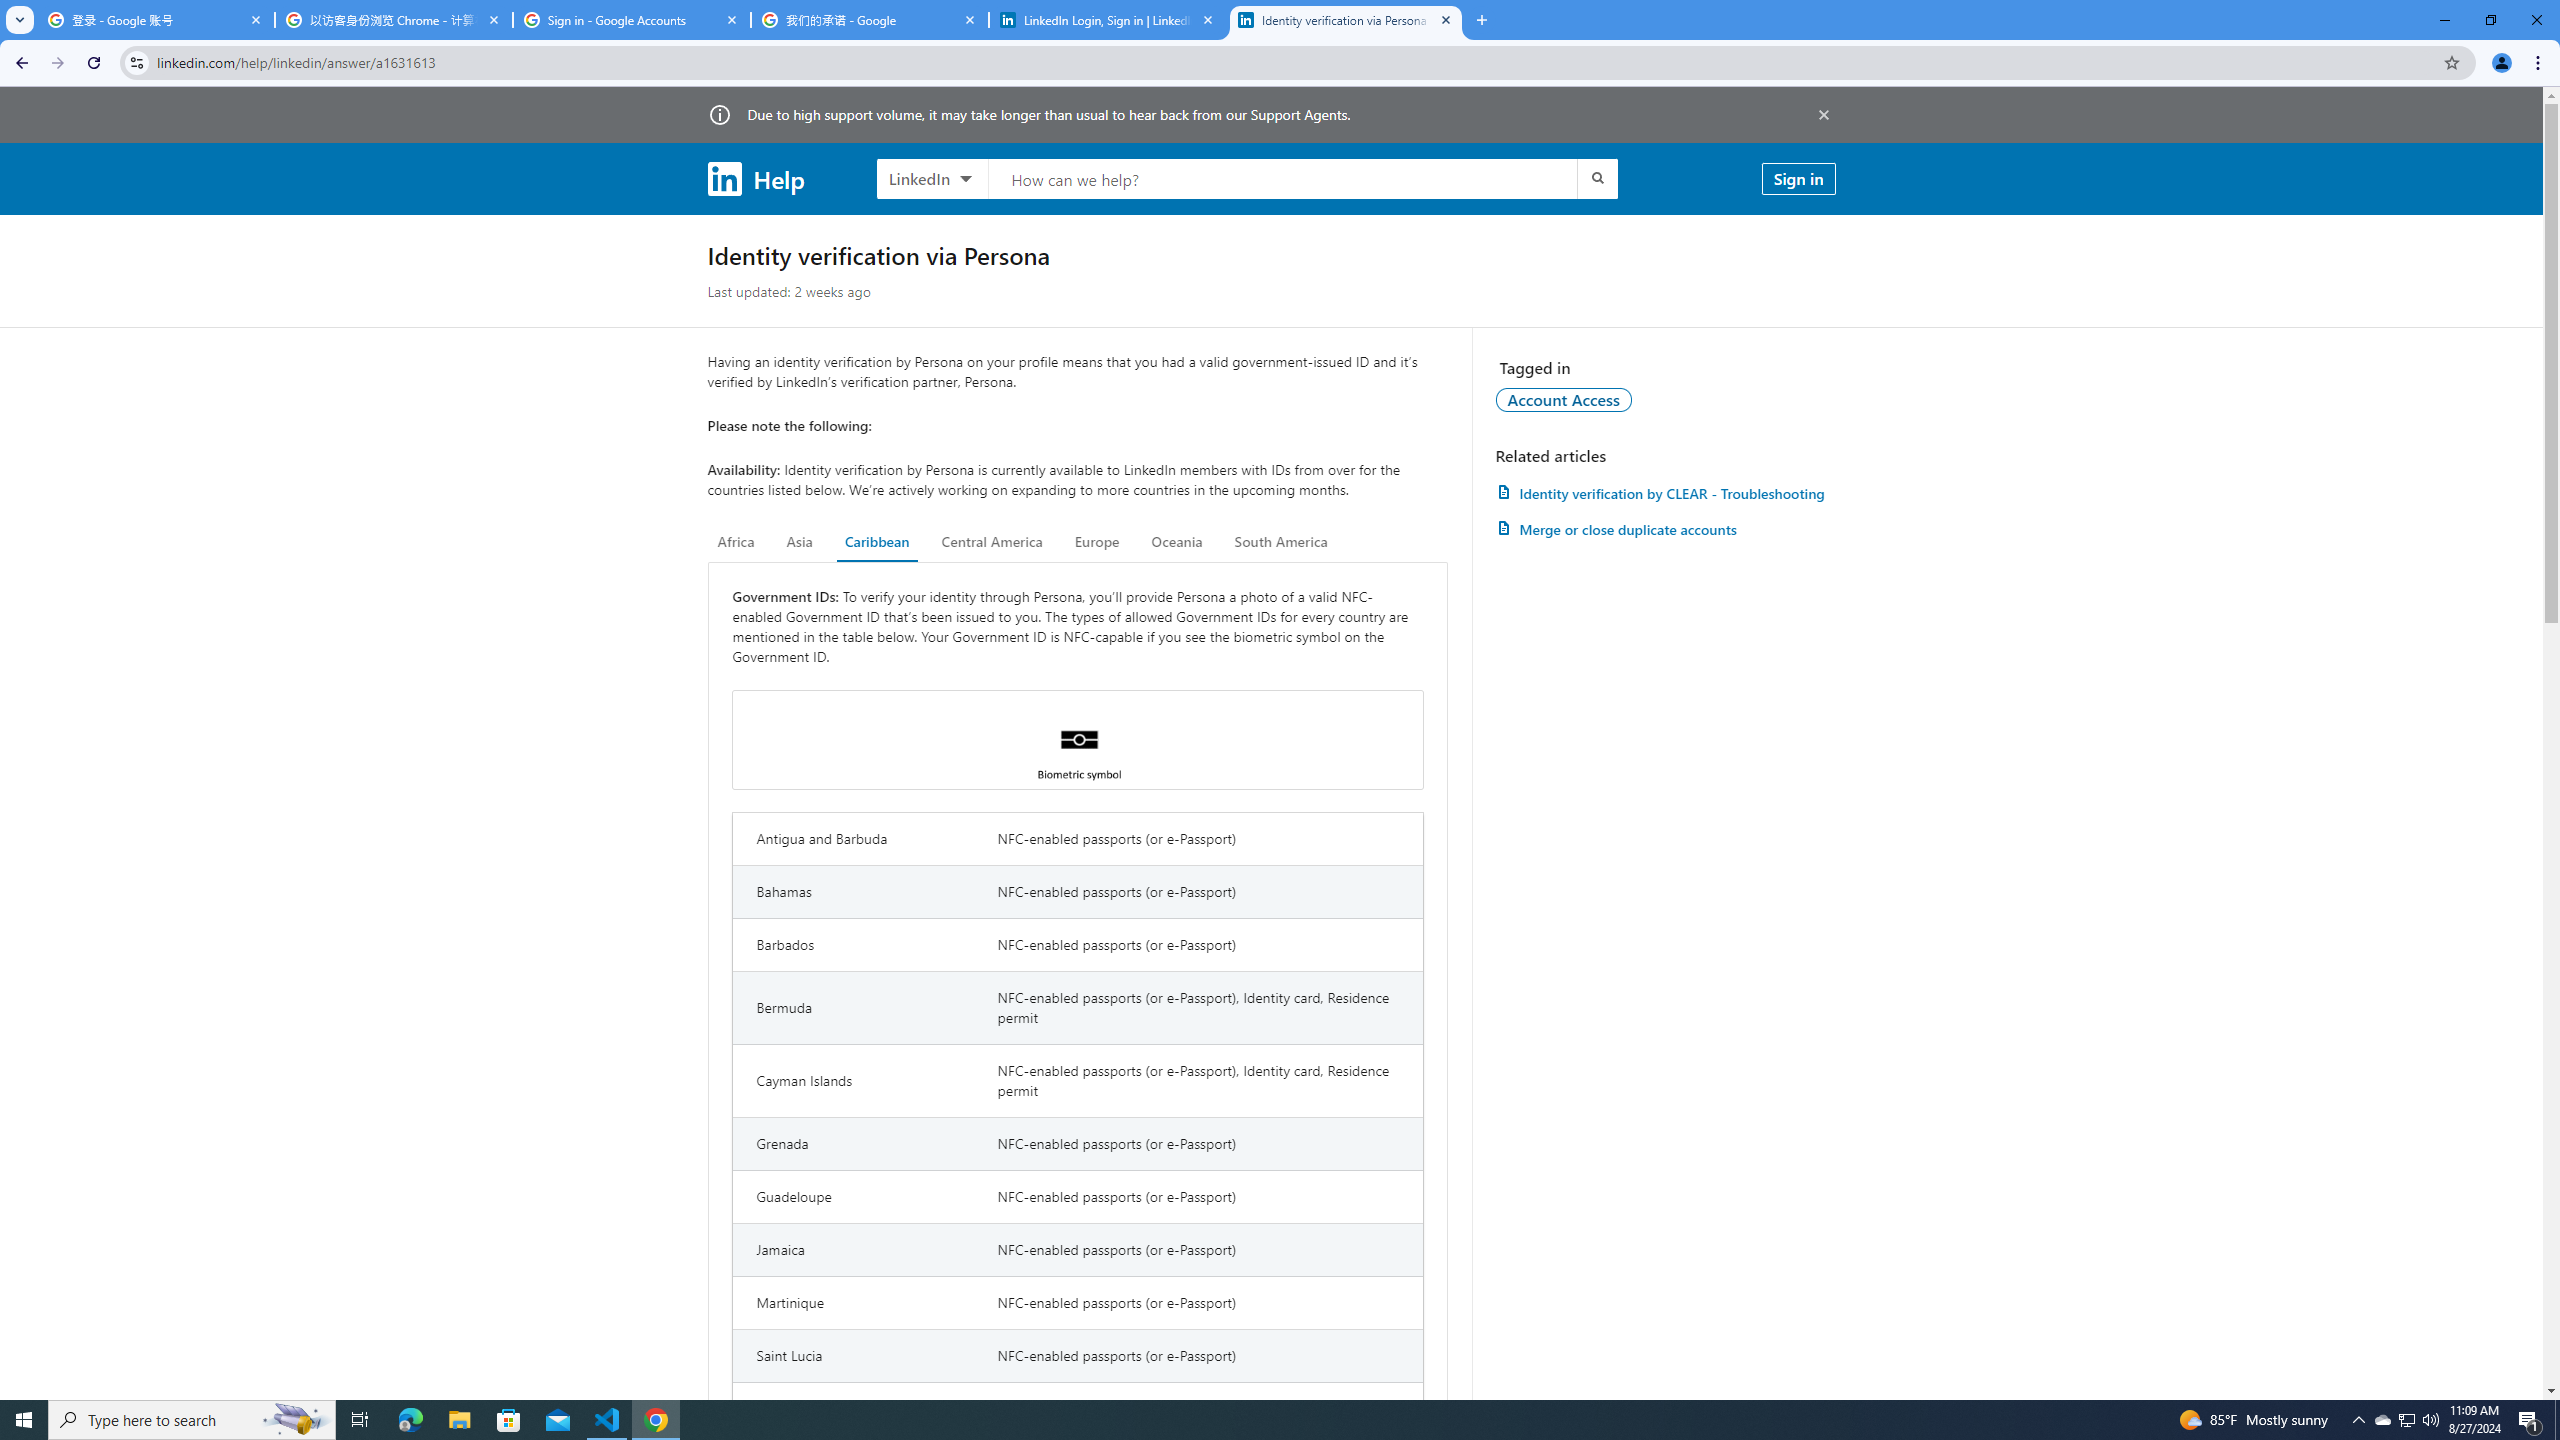 The width and height of the screenshot is (2560, 1440). What do you see at coordinates (1076, 739) in the screenshot?
I see `'Biometric symbol'` at bounding box center [1076, 739].